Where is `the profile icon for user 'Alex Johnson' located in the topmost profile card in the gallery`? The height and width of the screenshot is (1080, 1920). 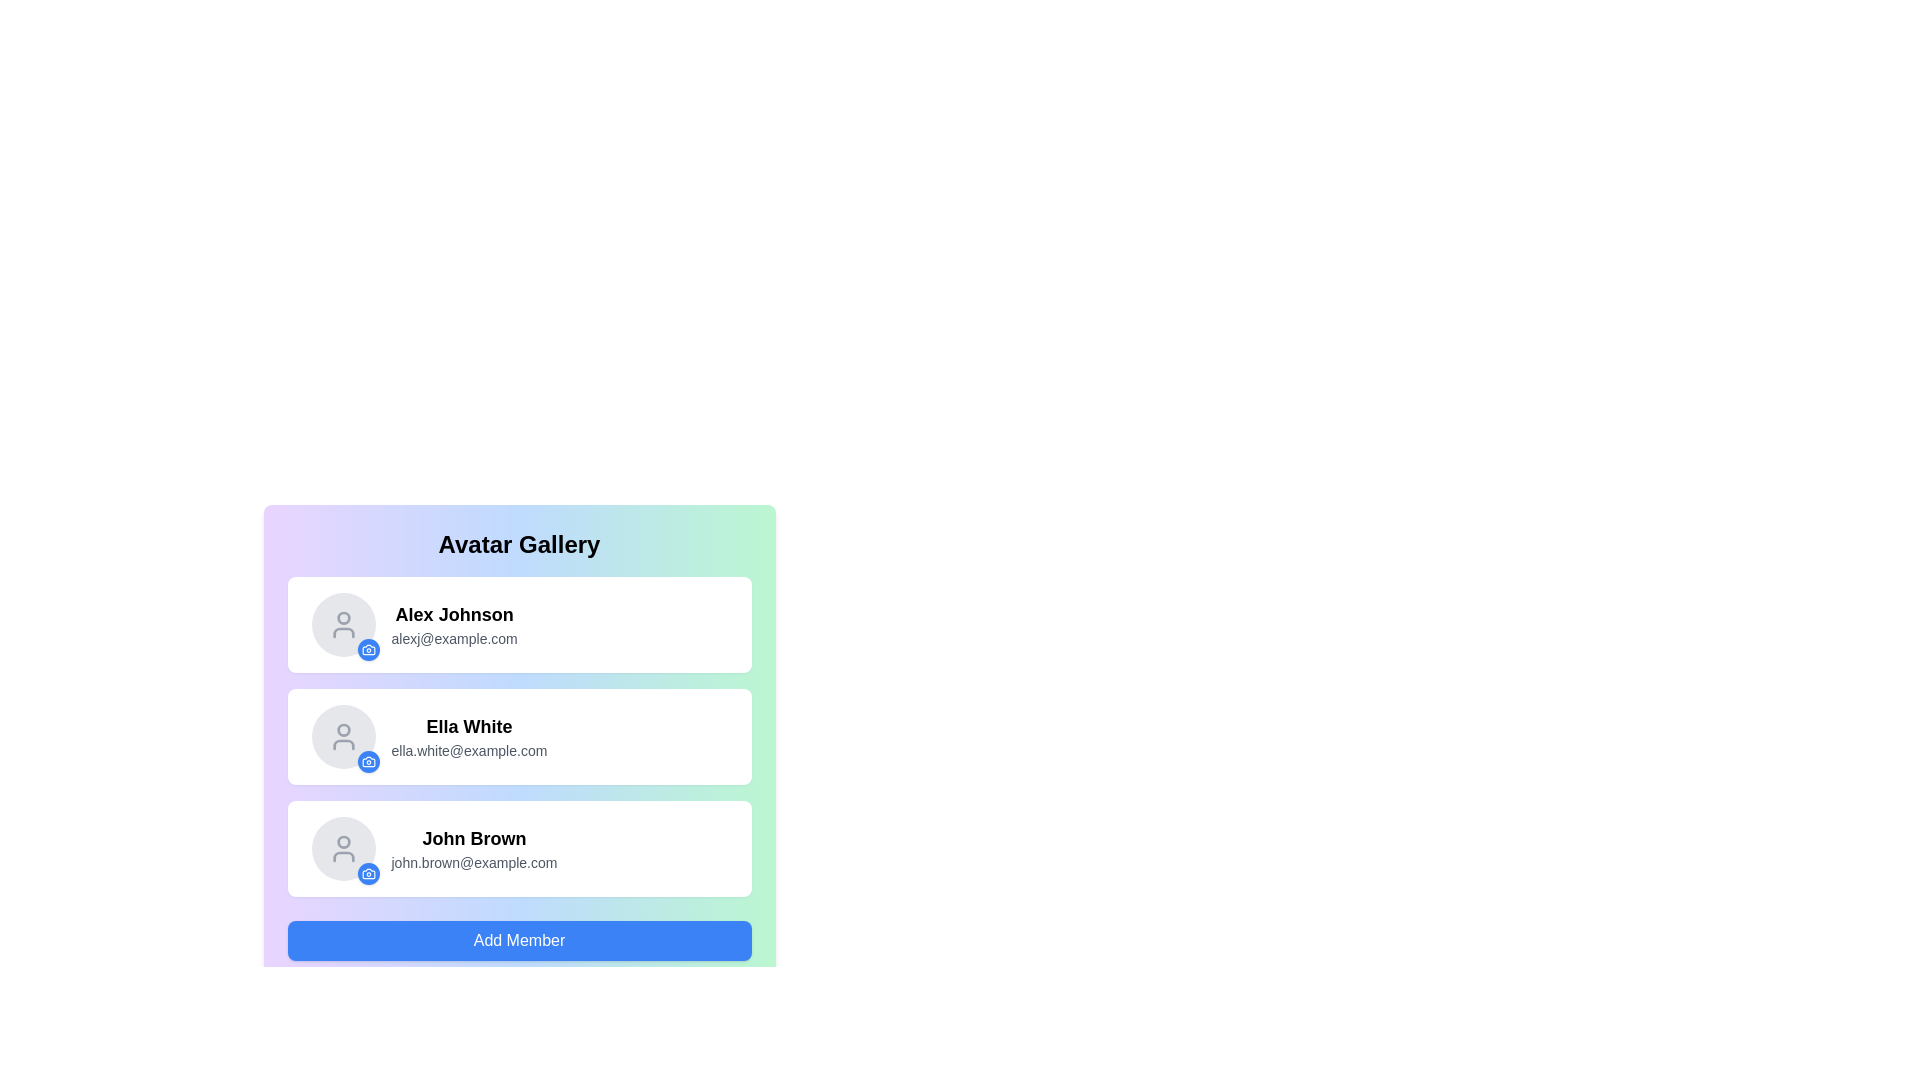 the profile icon for user 'Alex Johnson' located in the topmost profile card in the gallery is located at coordinates (343, 617).